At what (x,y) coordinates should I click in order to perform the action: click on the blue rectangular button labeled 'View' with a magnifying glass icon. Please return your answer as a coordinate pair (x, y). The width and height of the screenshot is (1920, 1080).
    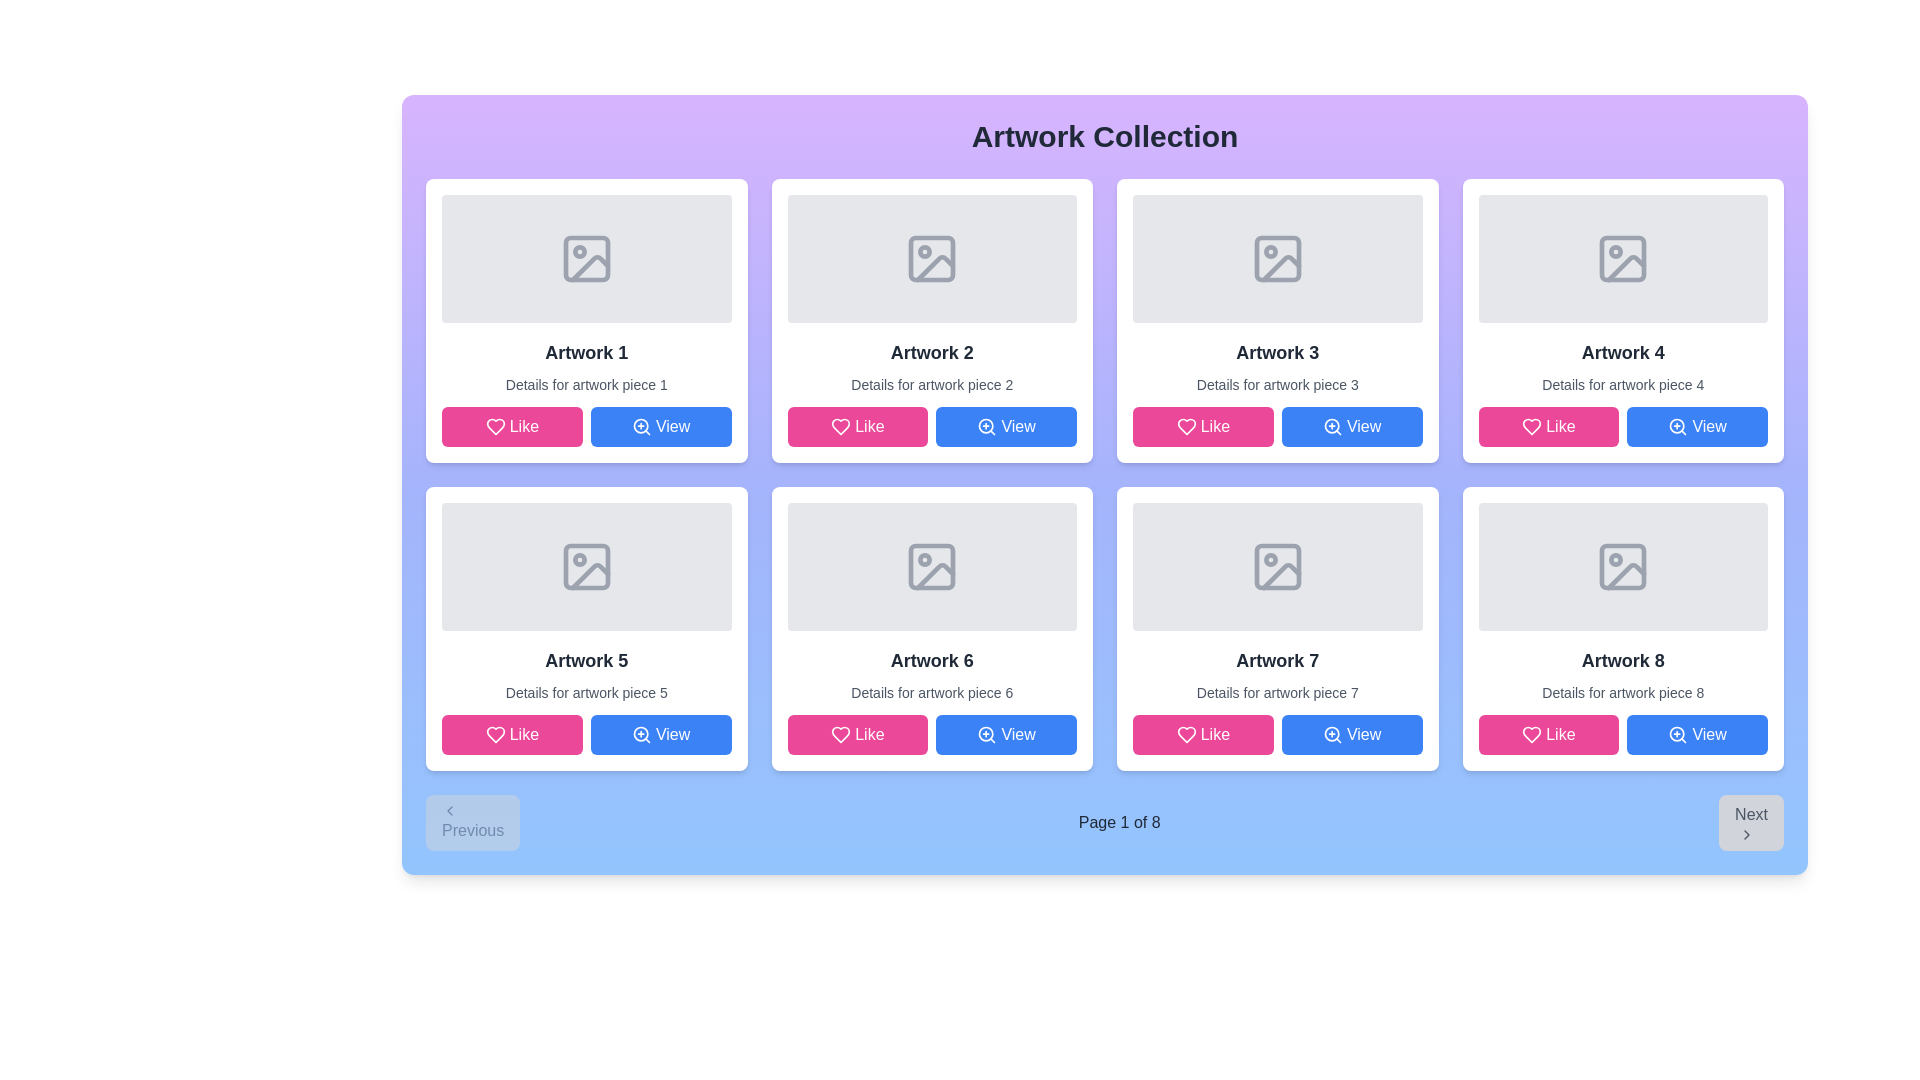
    Looking at the image, I should click on (1352, 426).